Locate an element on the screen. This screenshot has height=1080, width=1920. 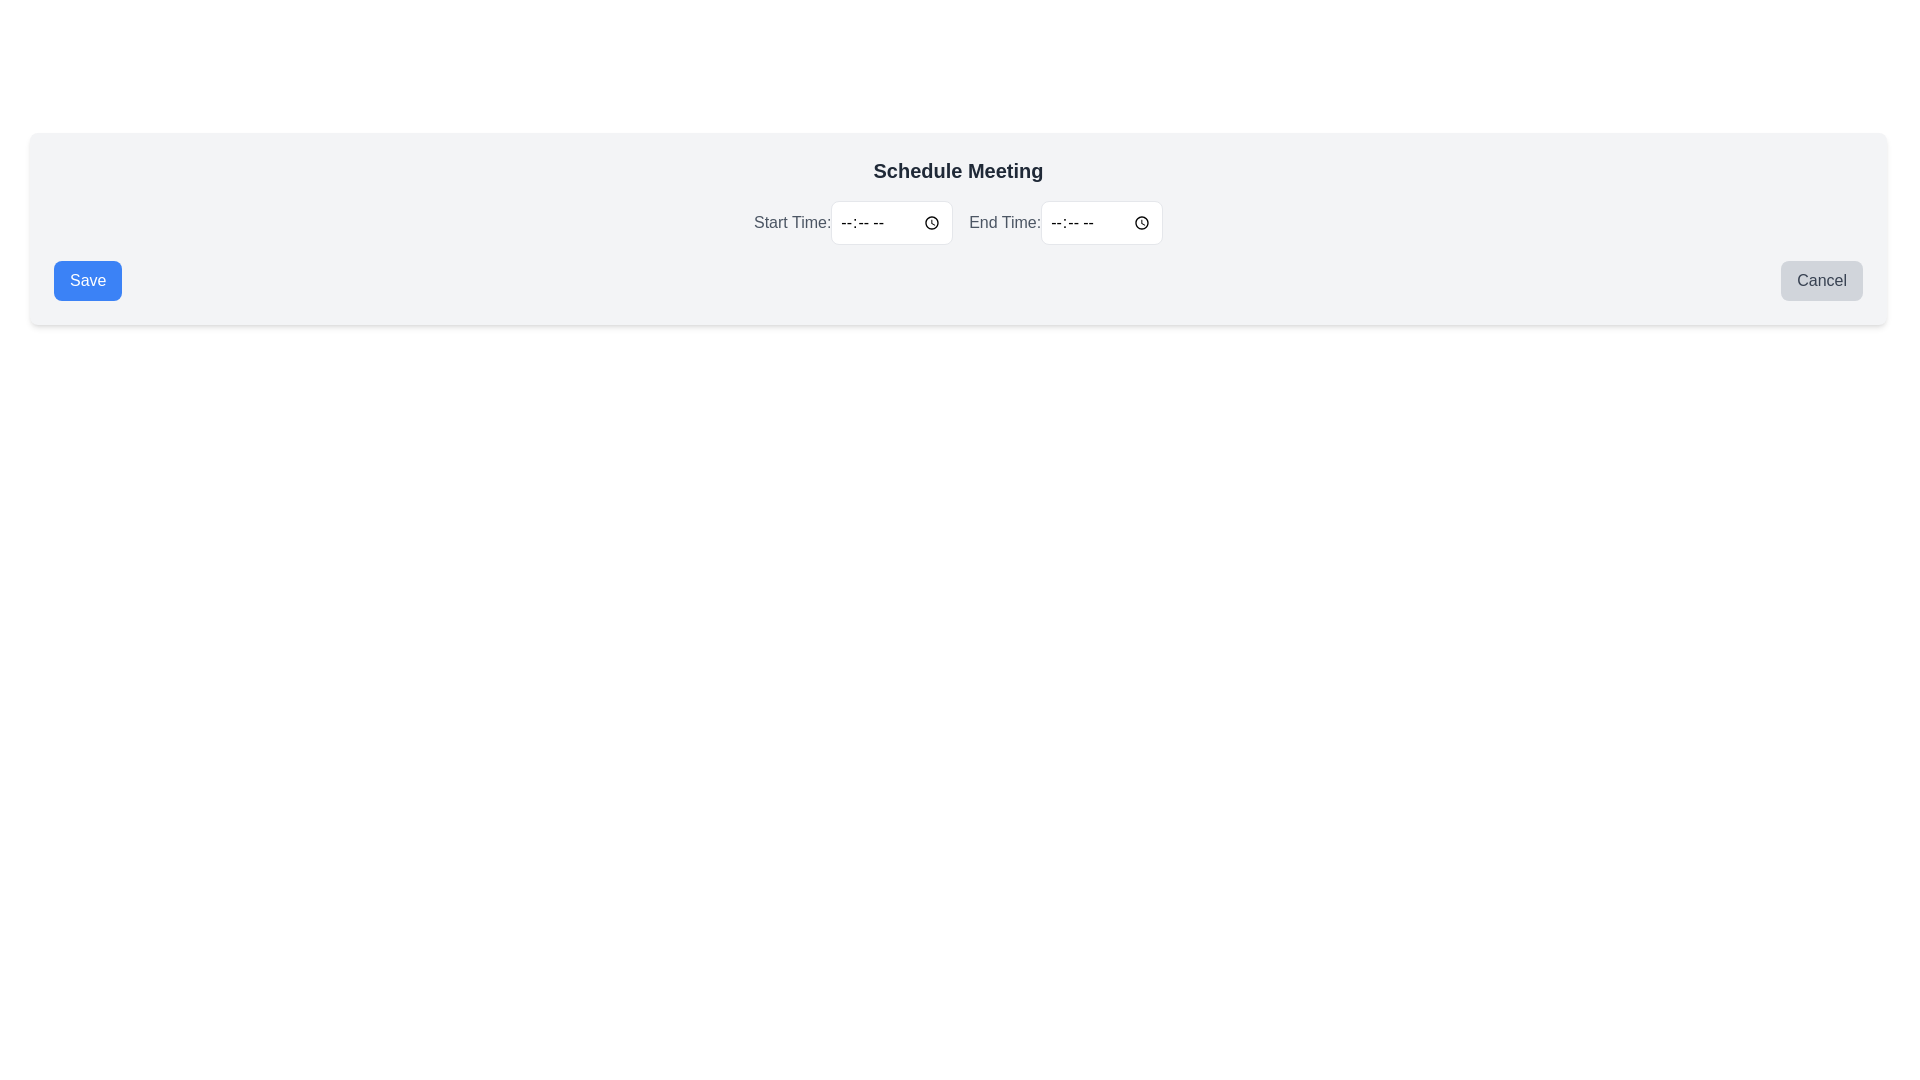
the 'Start Time' or 'End Time' input box in the time-picker element located below the 'Schedule Meeting' title is located at coordinates (957, 223).